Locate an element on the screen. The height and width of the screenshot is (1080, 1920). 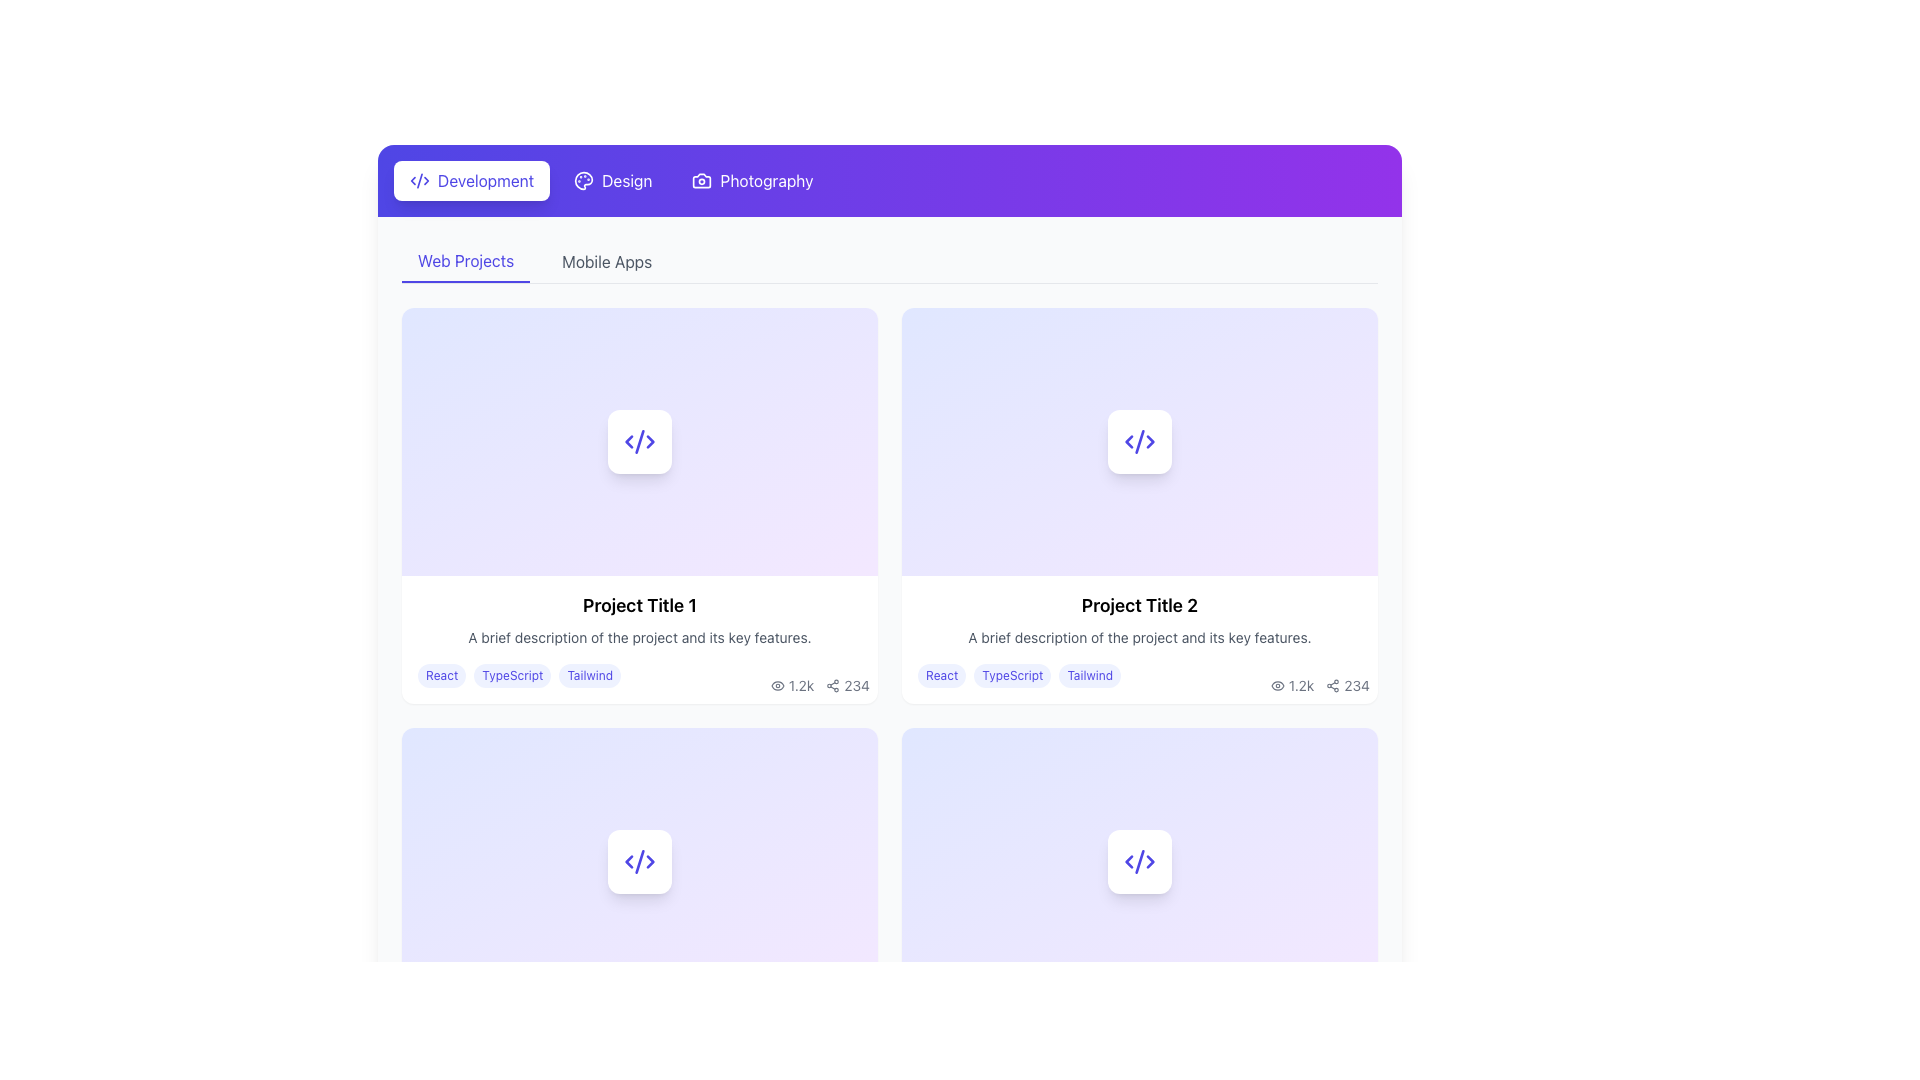
numbers displayed in the Statistics row at the bottom-right corner of the 'Project Title 1' card, which shows '1.2k' and '234' is located at coordinates (820, 684).